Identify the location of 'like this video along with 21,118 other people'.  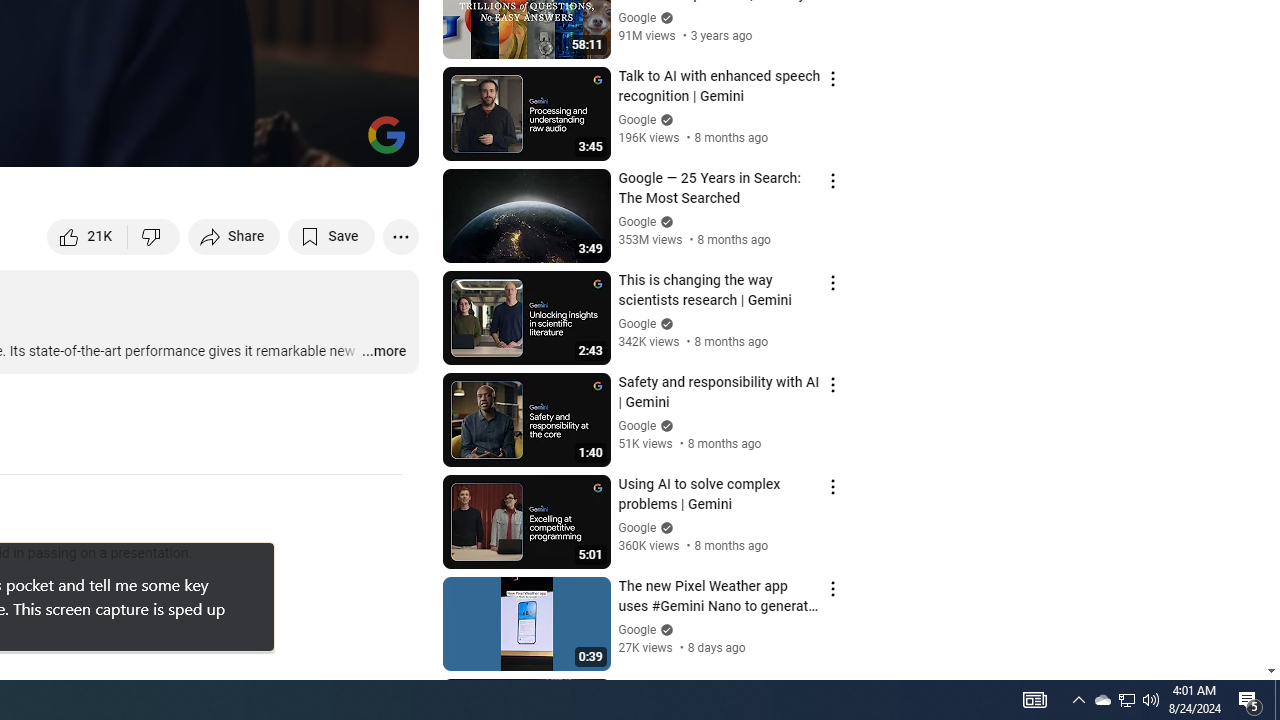
(87, 235).